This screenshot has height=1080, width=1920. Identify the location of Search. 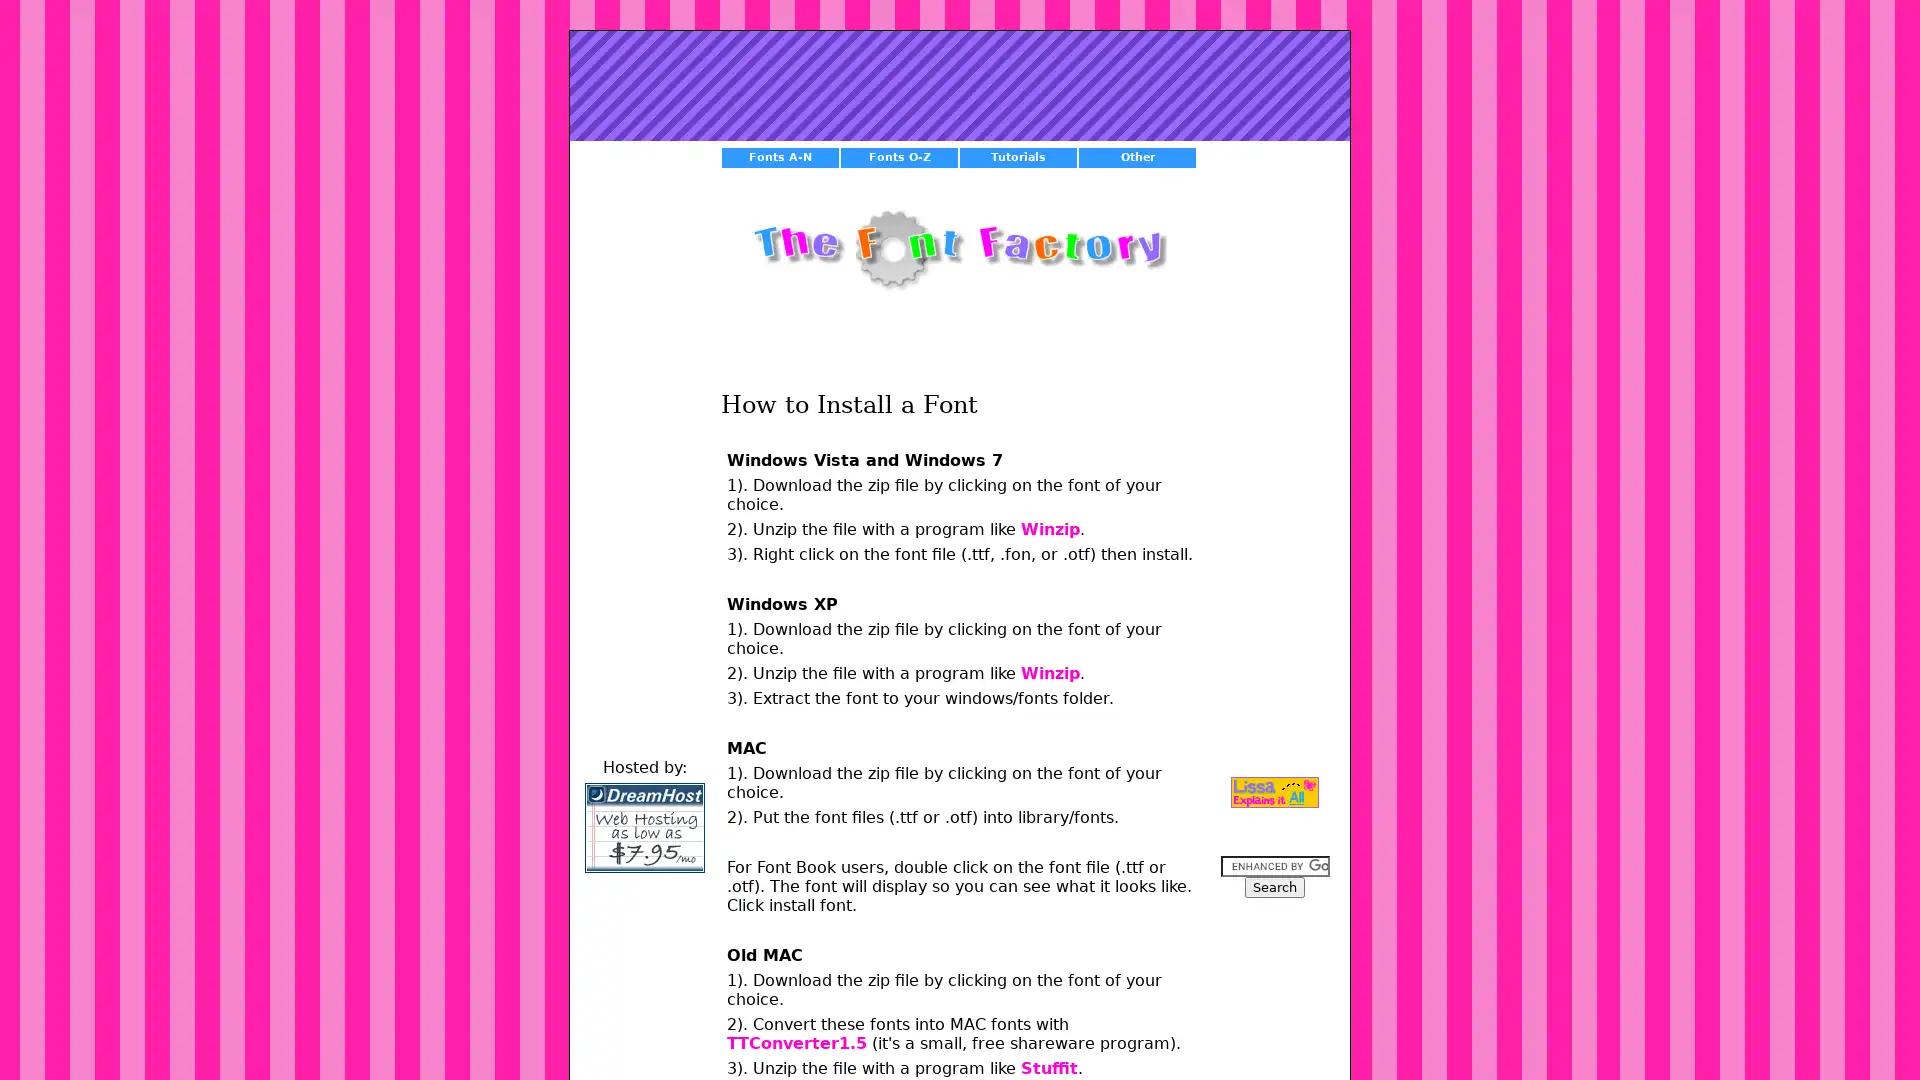
(1274, 886).